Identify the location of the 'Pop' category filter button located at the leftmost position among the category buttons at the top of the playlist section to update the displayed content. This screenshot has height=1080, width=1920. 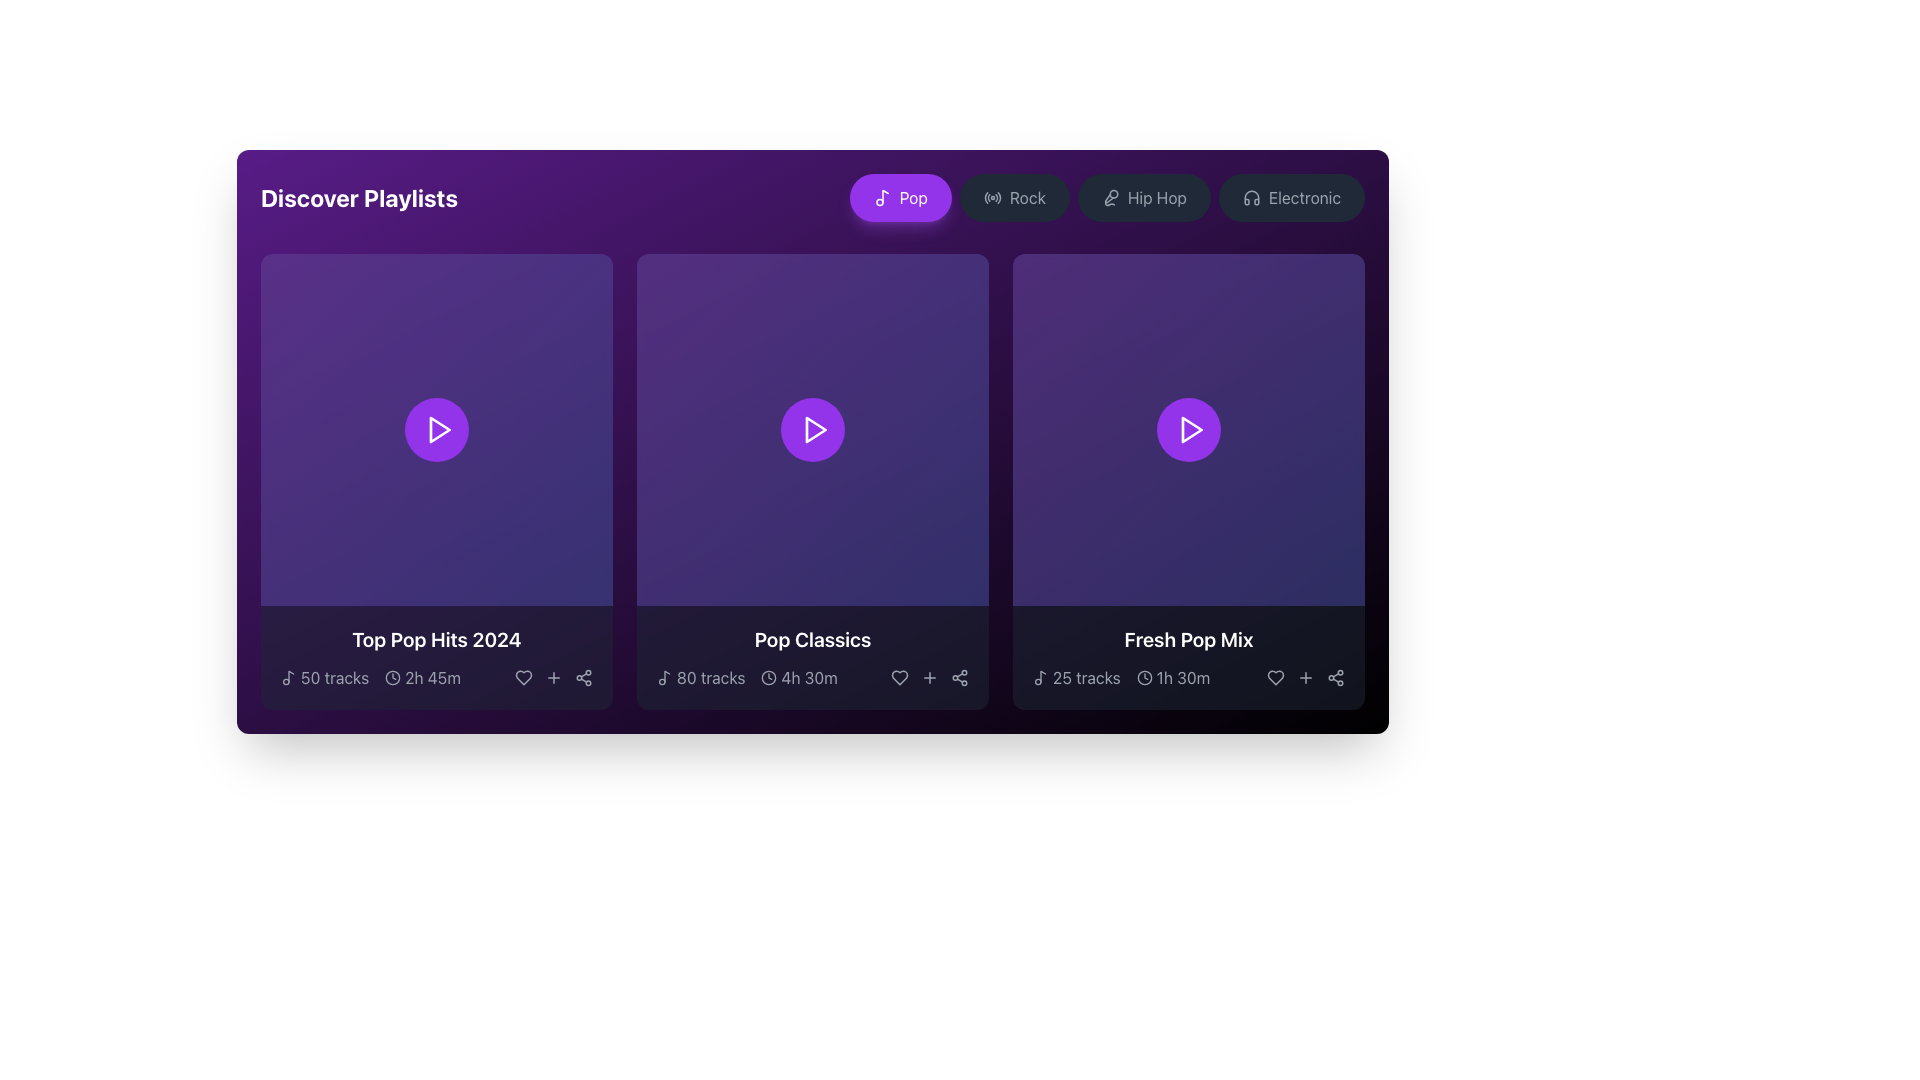
(899, 197).